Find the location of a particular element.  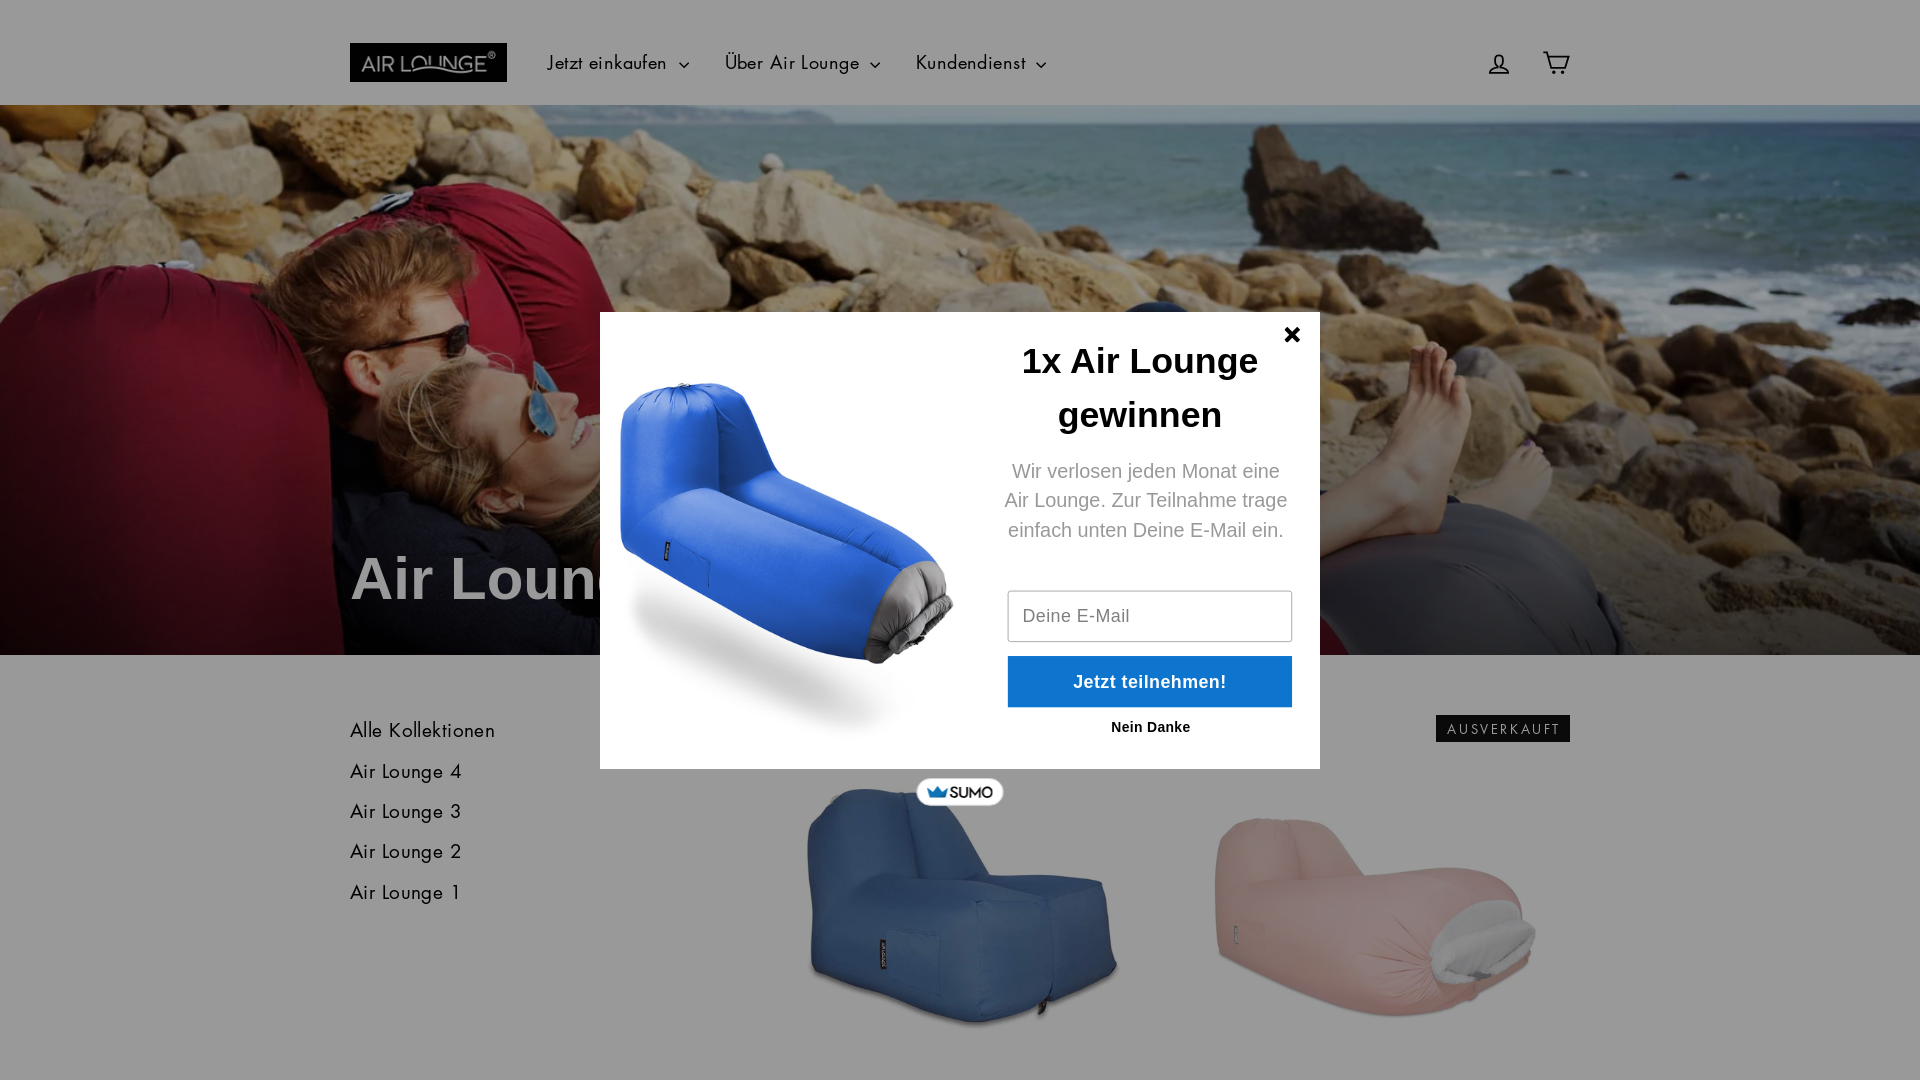

'Kundendienst' is located at coordinates (900, 61).